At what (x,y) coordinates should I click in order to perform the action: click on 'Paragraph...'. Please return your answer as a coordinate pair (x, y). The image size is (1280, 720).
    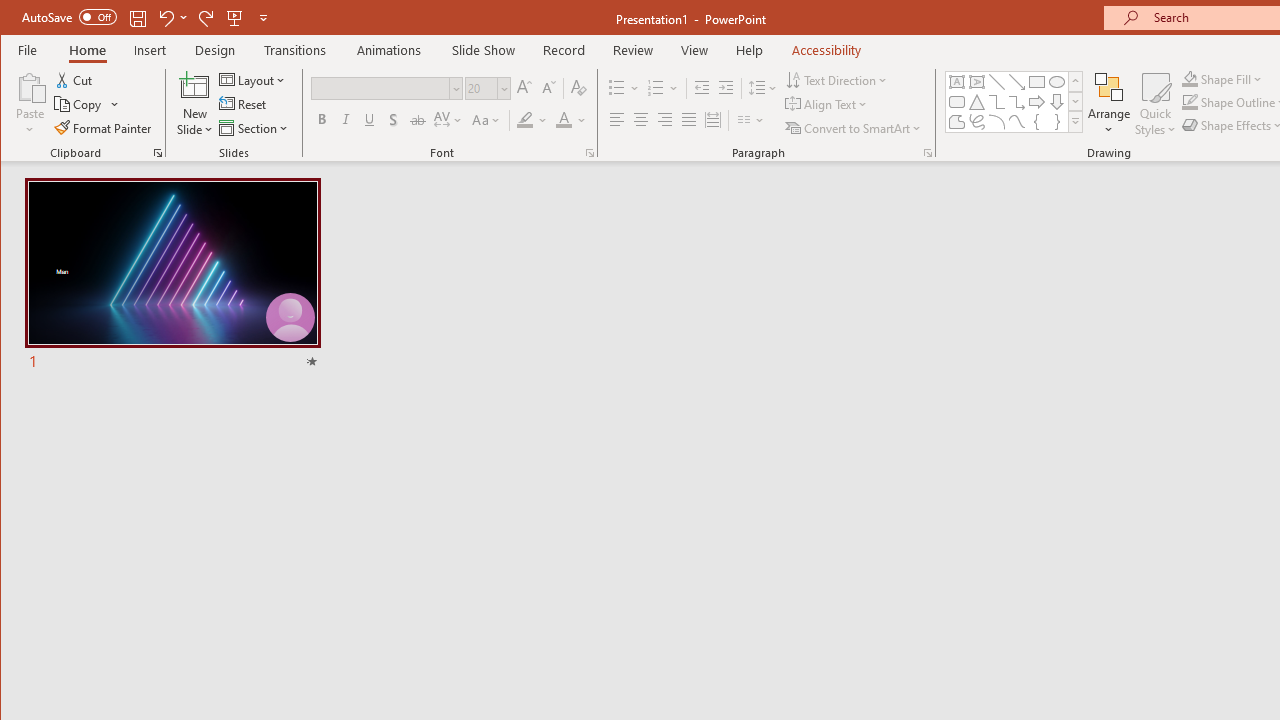
    Looking at the image, I should click on (927, 152).